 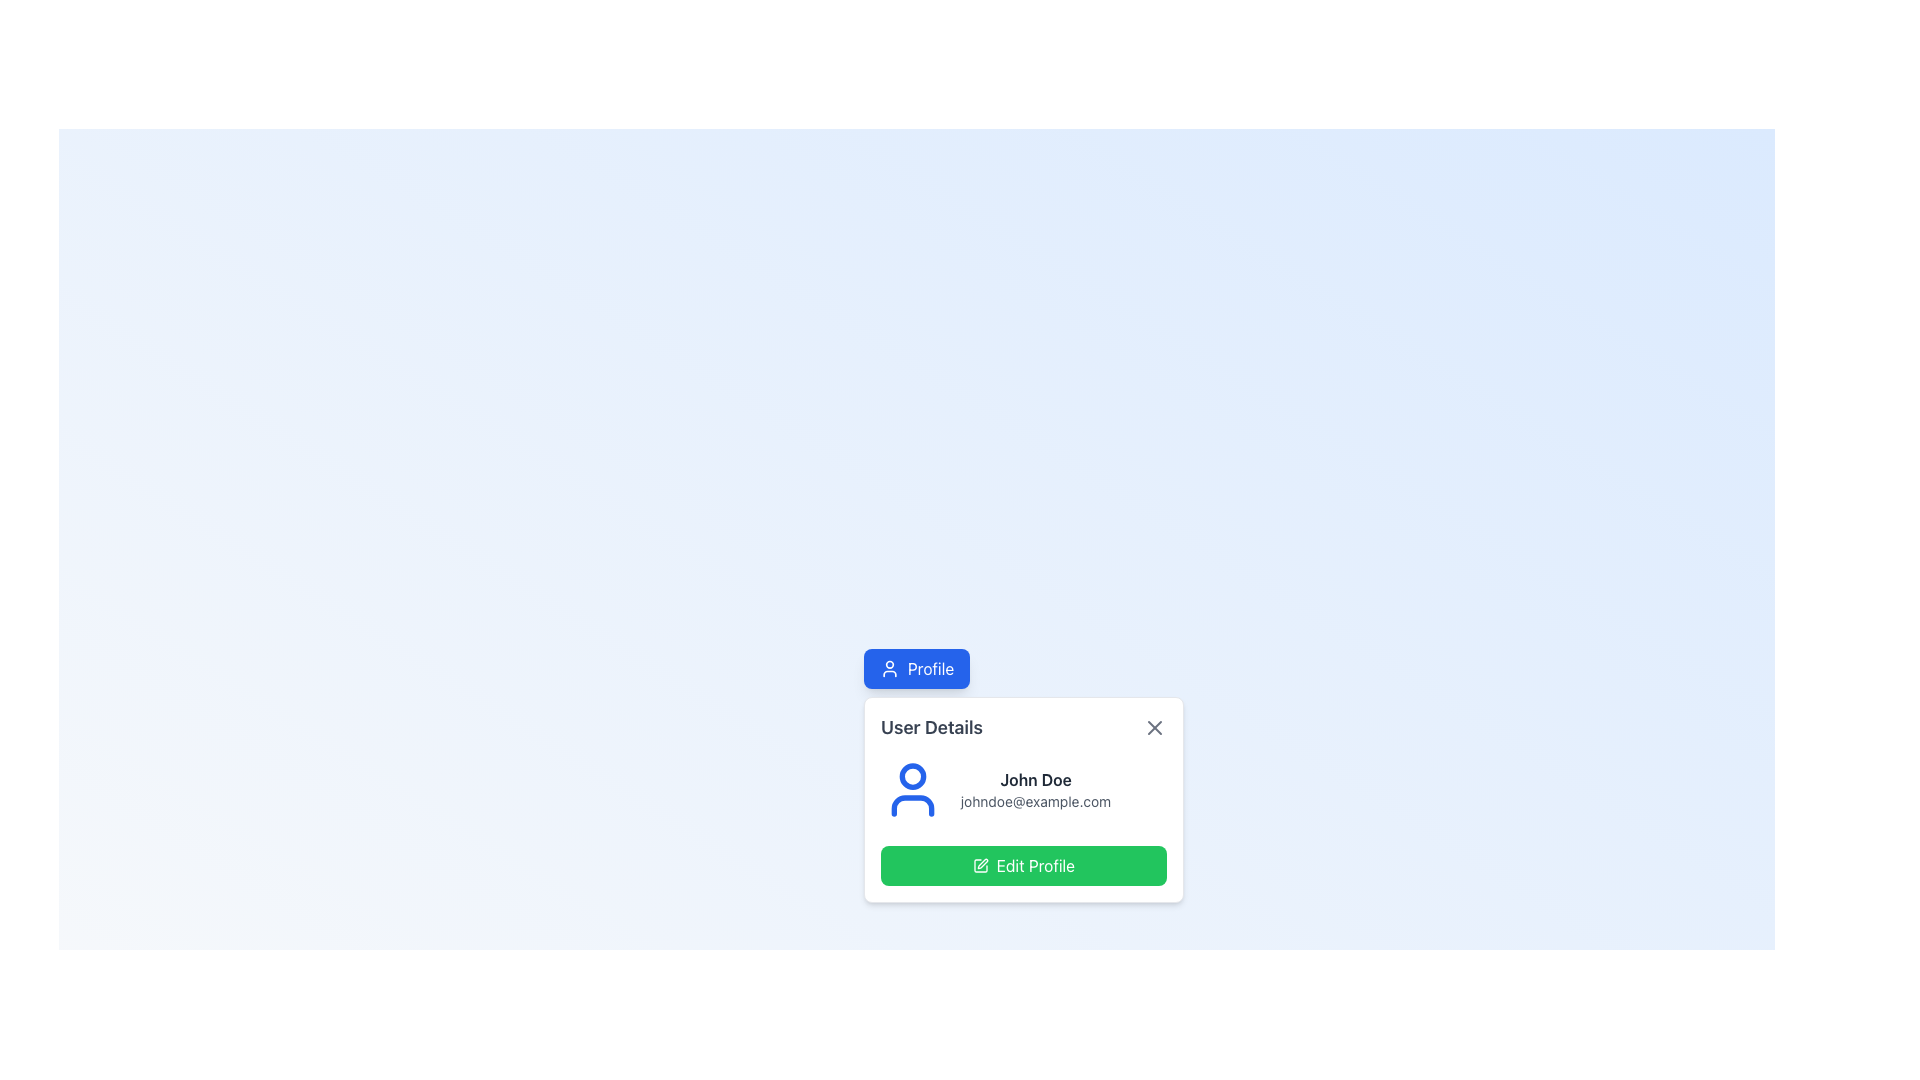 I want to click on the small blue circular shape located at the top-center of the larger user icon graphic, which represents the head component of the icon, so click(x=911, y=775).